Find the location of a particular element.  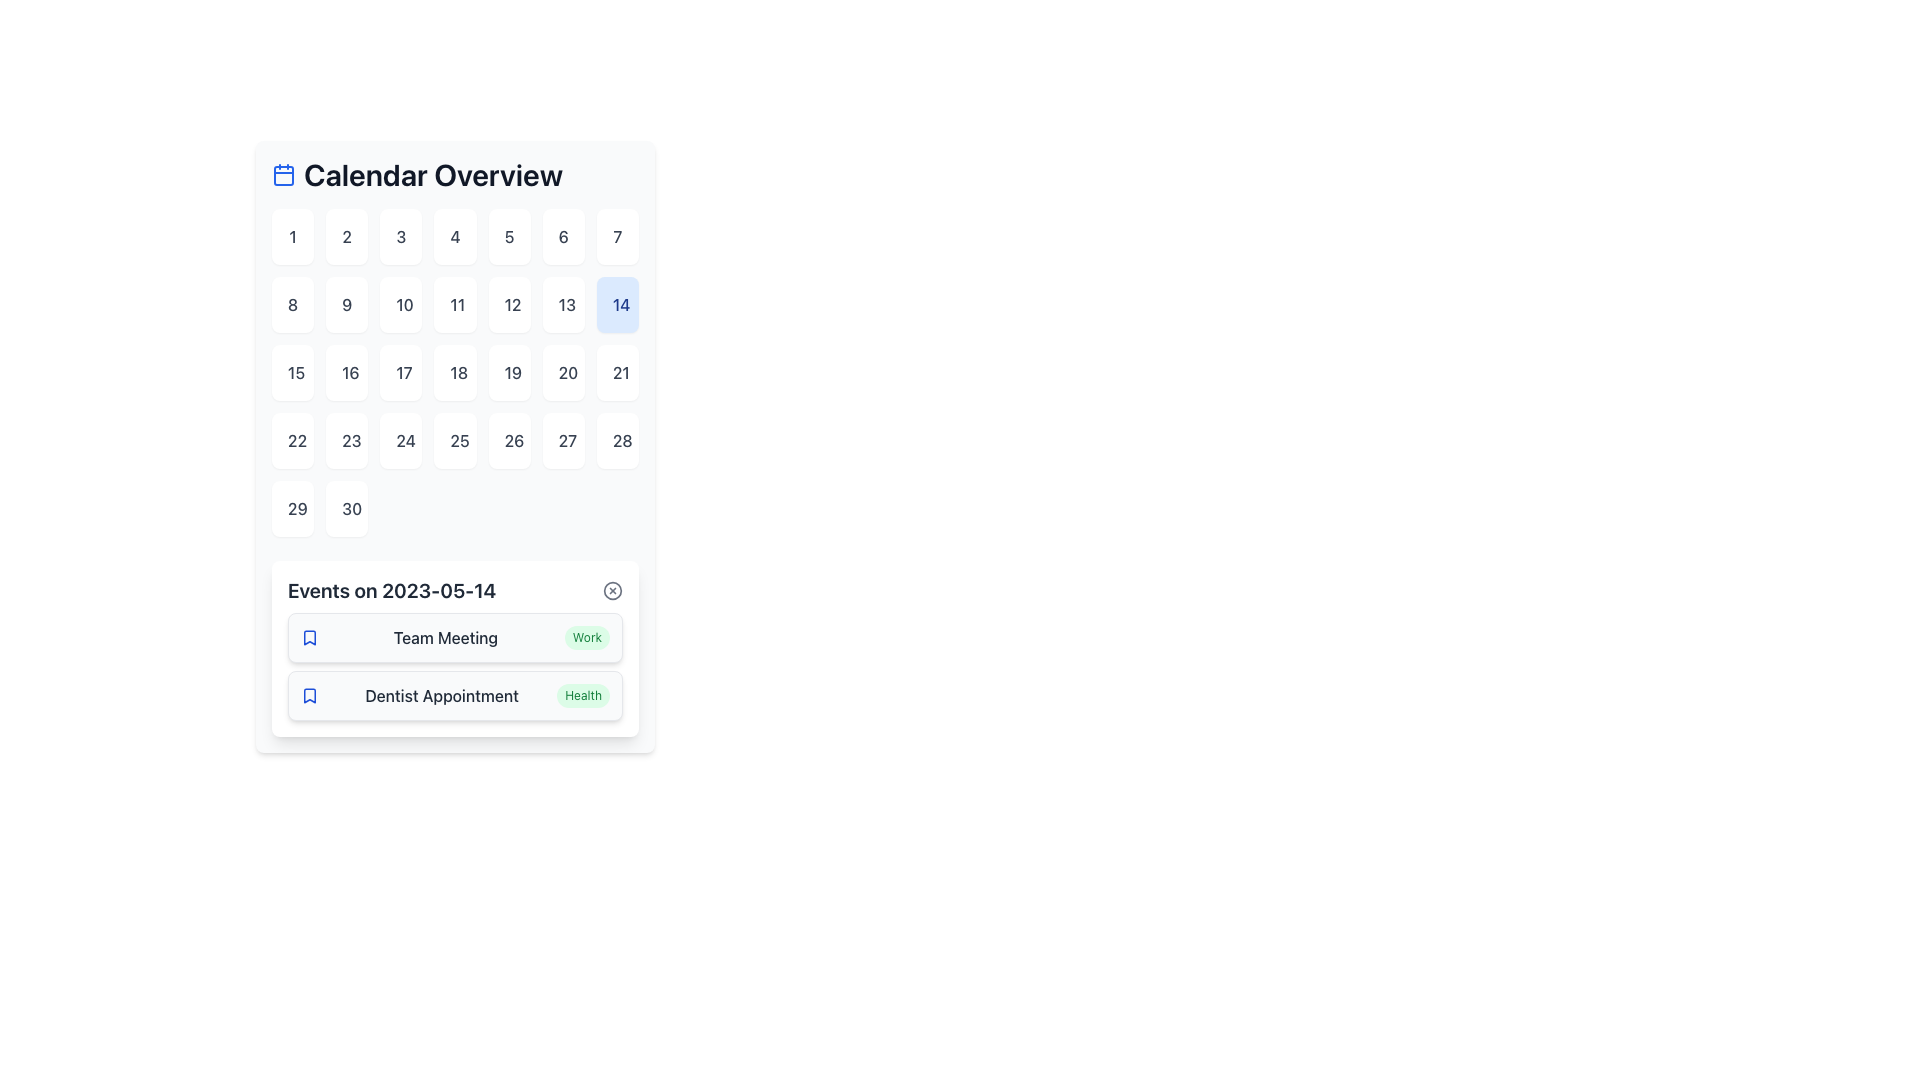

the calendar date button located in the third row and fifth column of the calendar grid is located at coordinates (509, 373).